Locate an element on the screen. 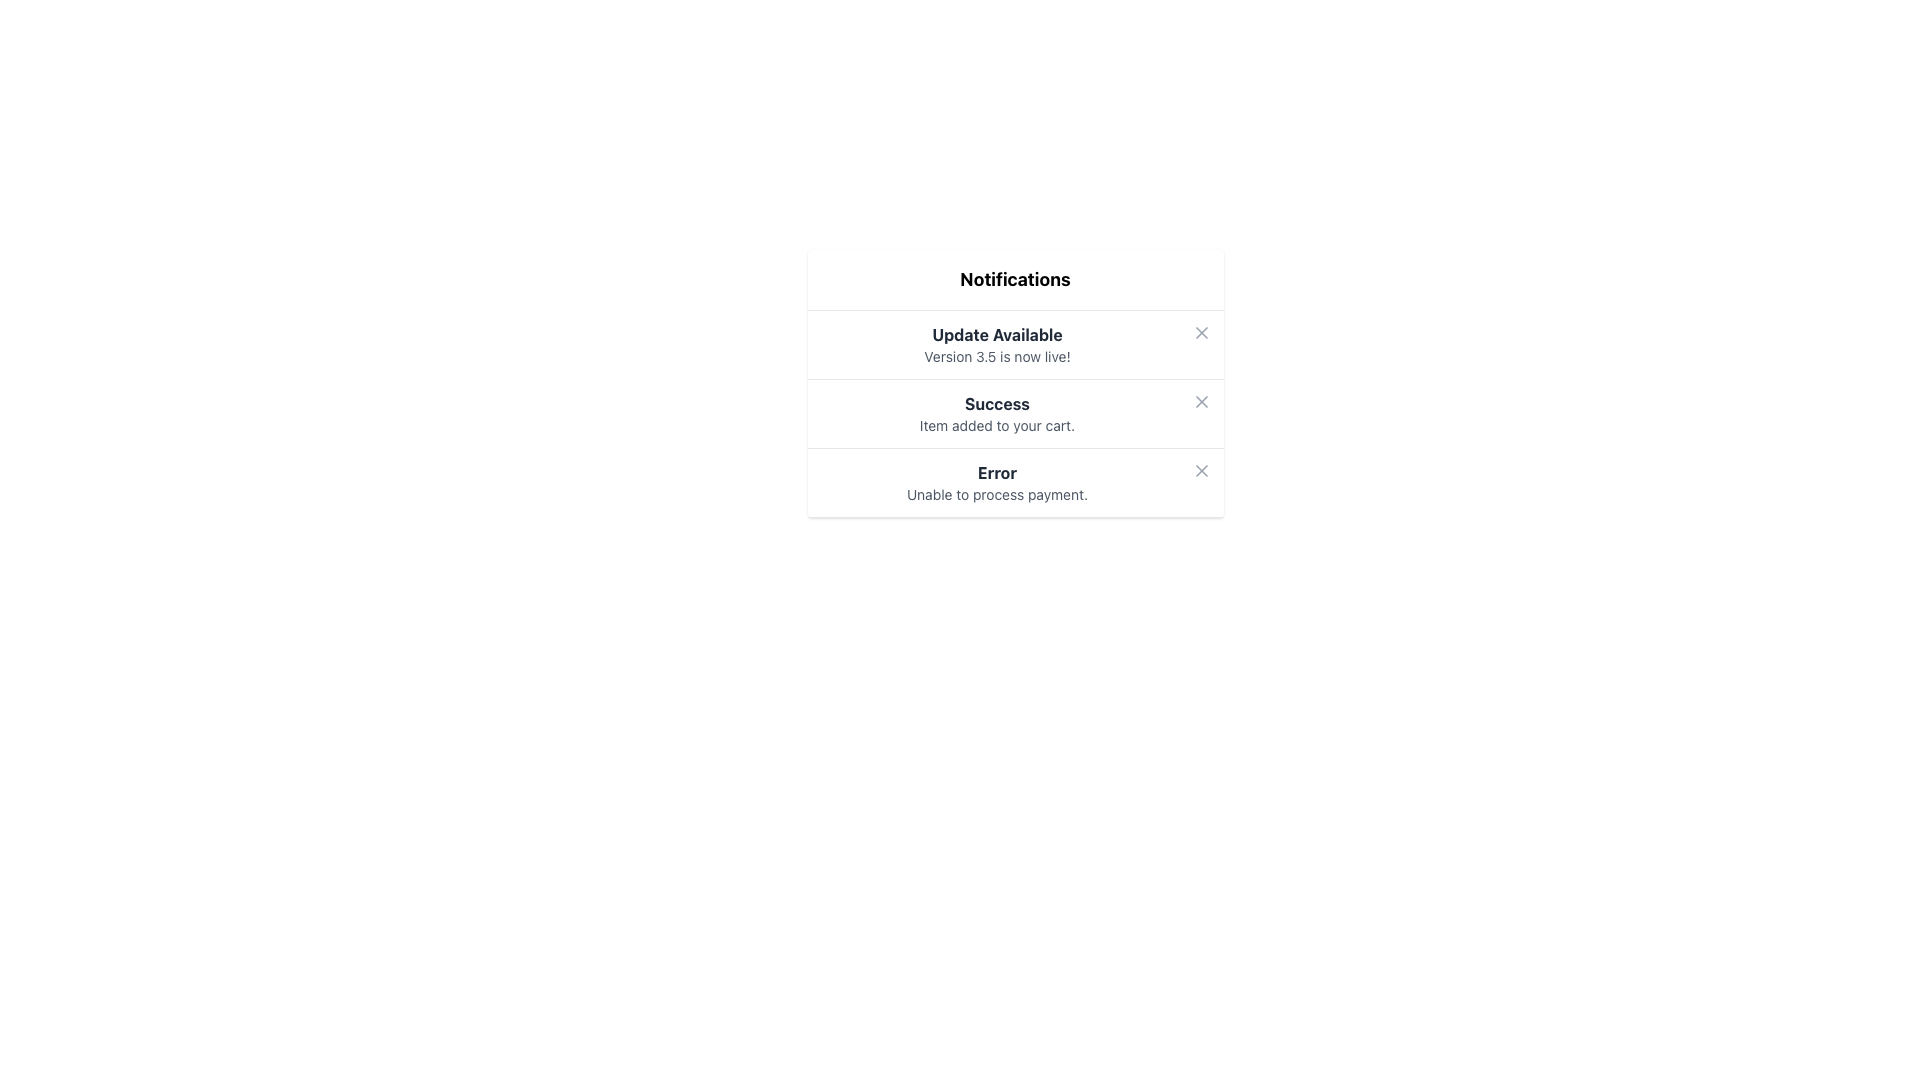 This screenshot has width=1920, height=1080. the text element displaying 'Unable to process payment.' which is styled in light gray and located under the bold 'Error' label in the notification item is located at coordinates (997, 494).